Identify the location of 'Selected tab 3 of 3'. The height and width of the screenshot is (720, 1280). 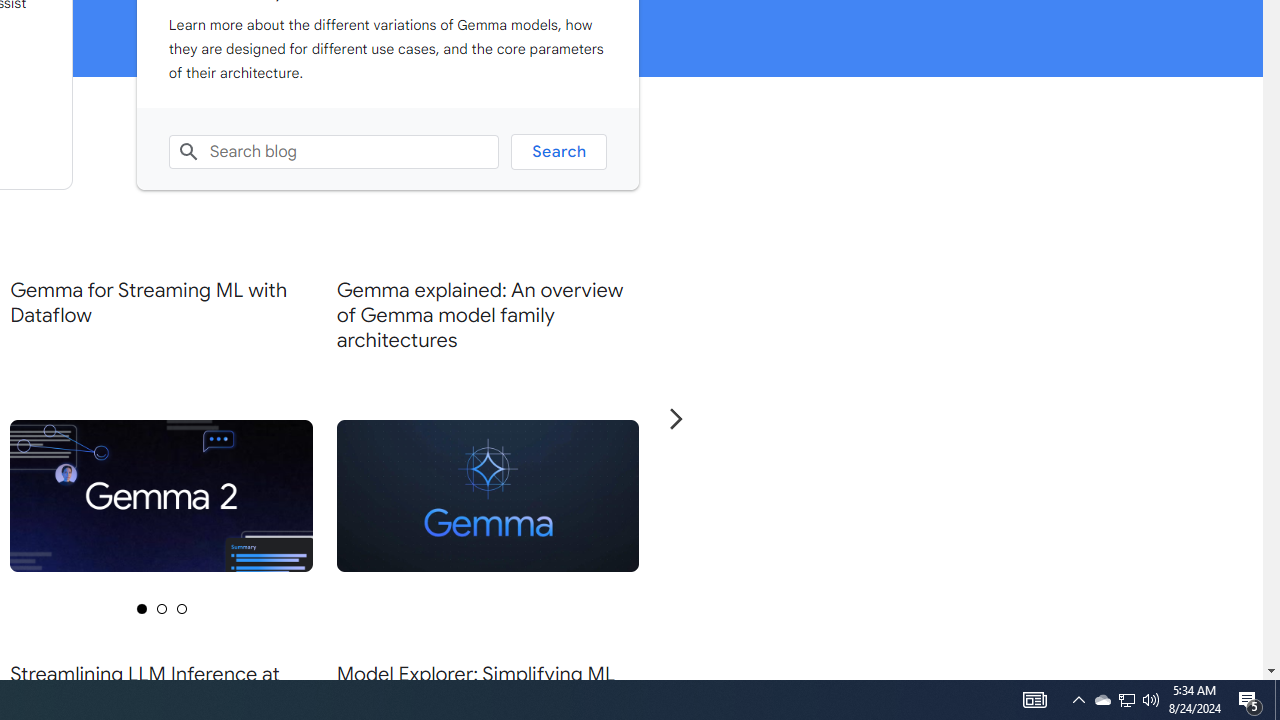
(181, 607).